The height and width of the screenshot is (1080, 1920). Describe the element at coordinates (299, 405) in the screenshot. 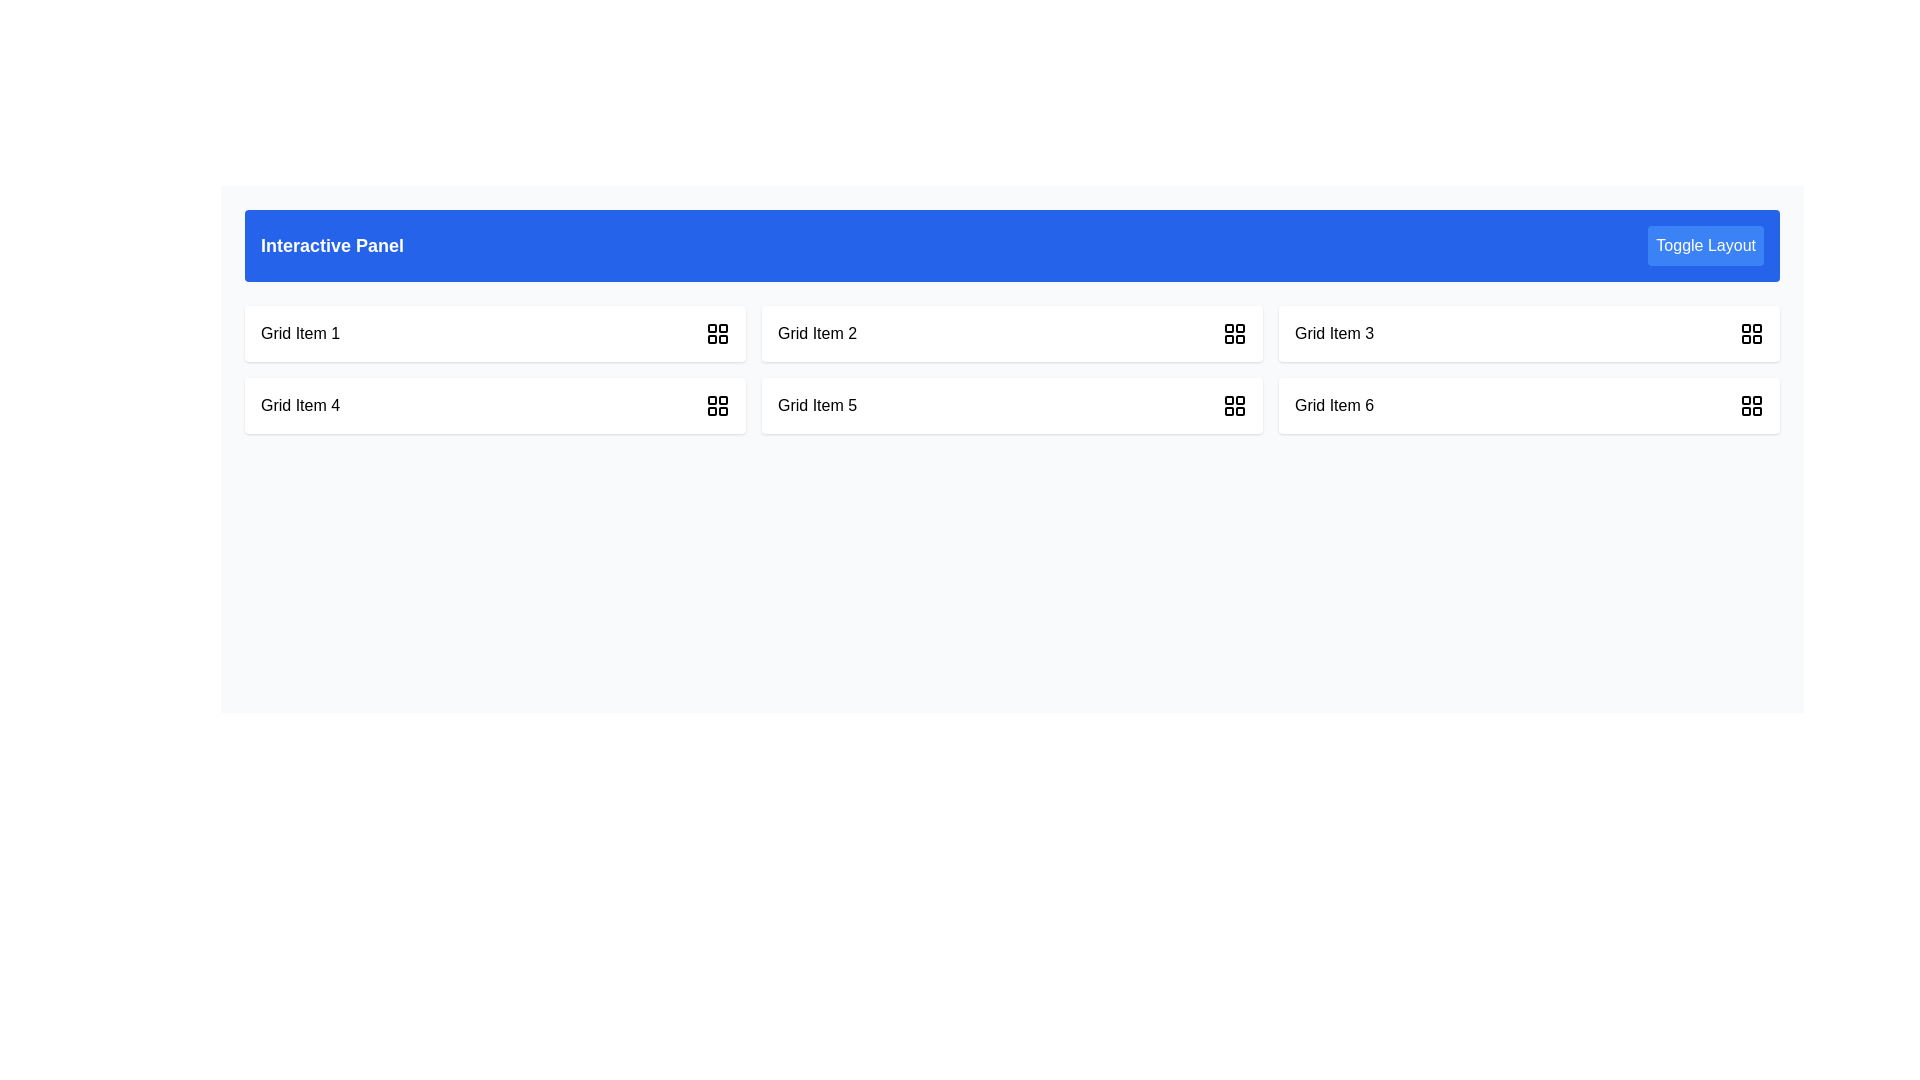

I see `the text label displaying 'Grid Item 4' which is located in the second row of a grid layout, beneath 'Grid Item 1'` at that location.